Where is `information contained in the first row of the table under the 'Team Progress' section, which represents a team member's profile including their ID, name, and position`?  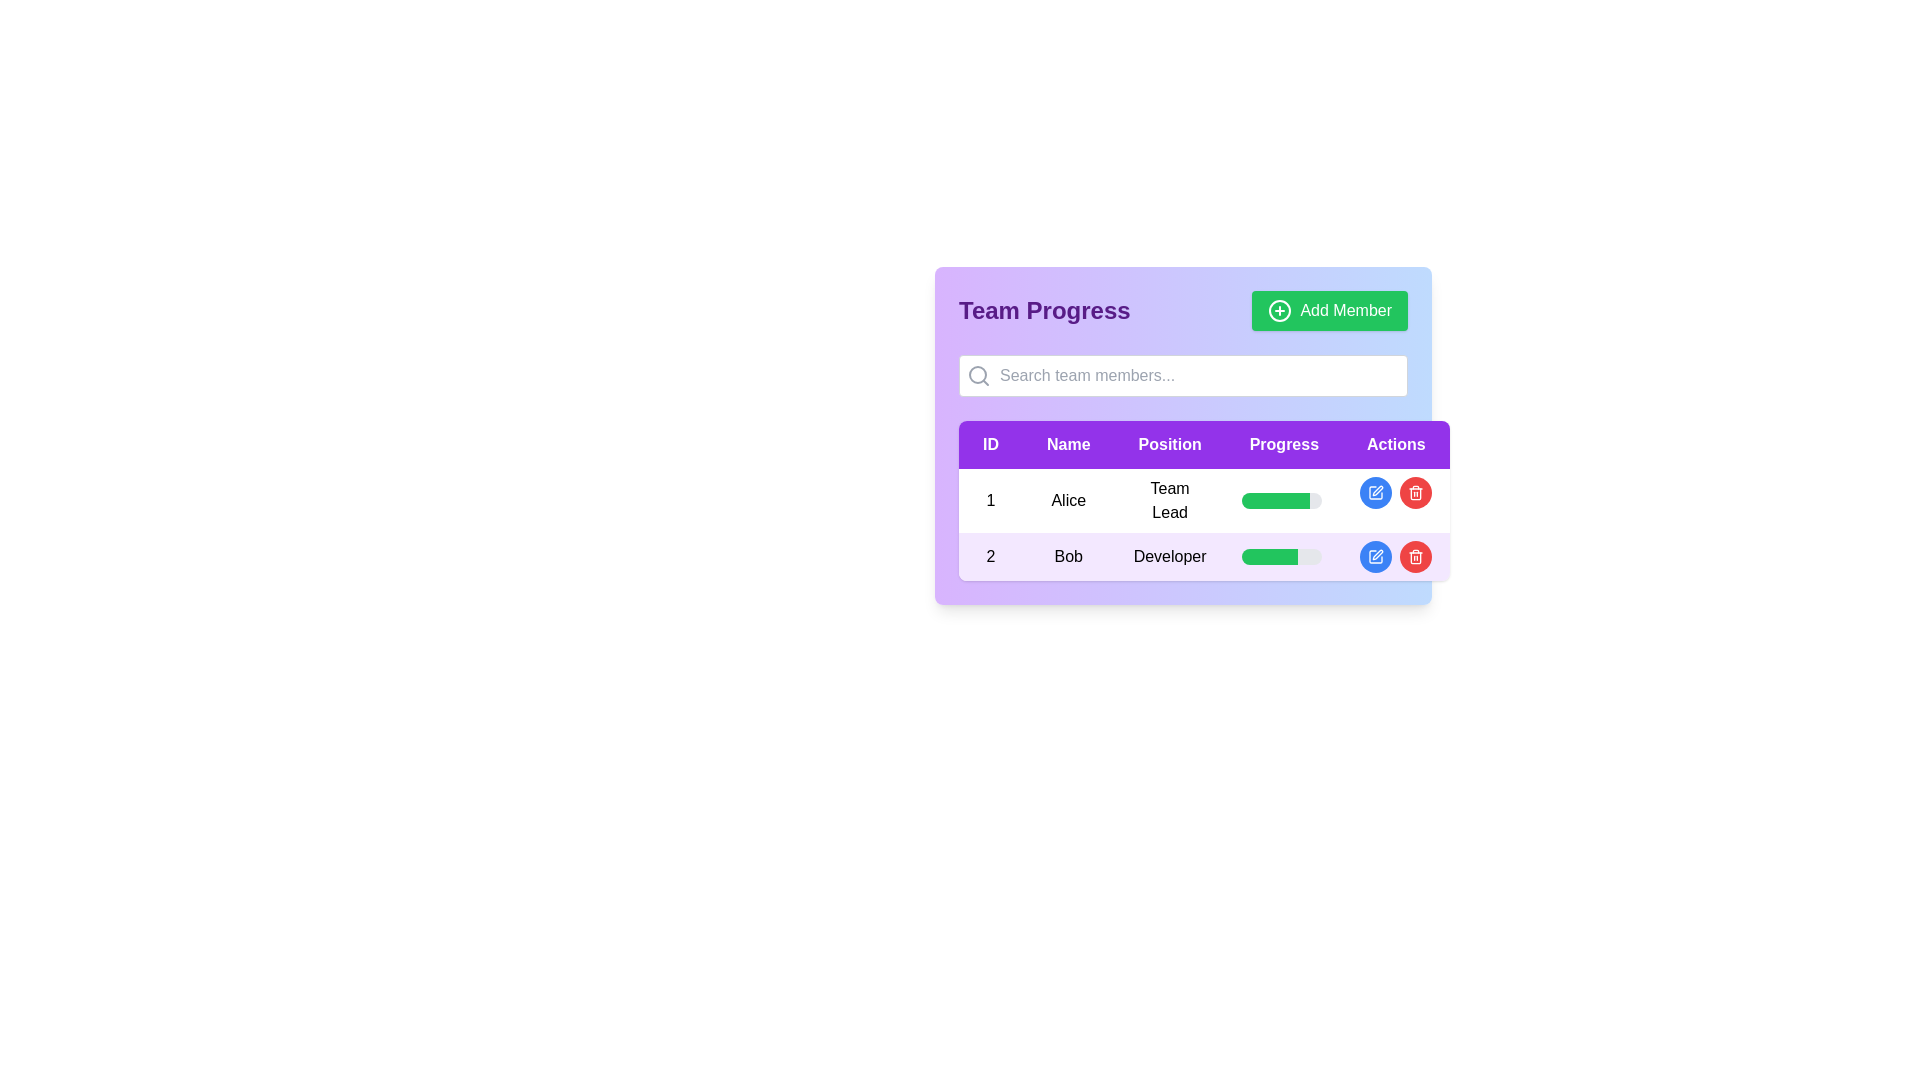
information contained in the first row of the table under the 'Team Progress' section, which represents a team member's profile including their ID, name, and position is located at coordinates (1203, 500).